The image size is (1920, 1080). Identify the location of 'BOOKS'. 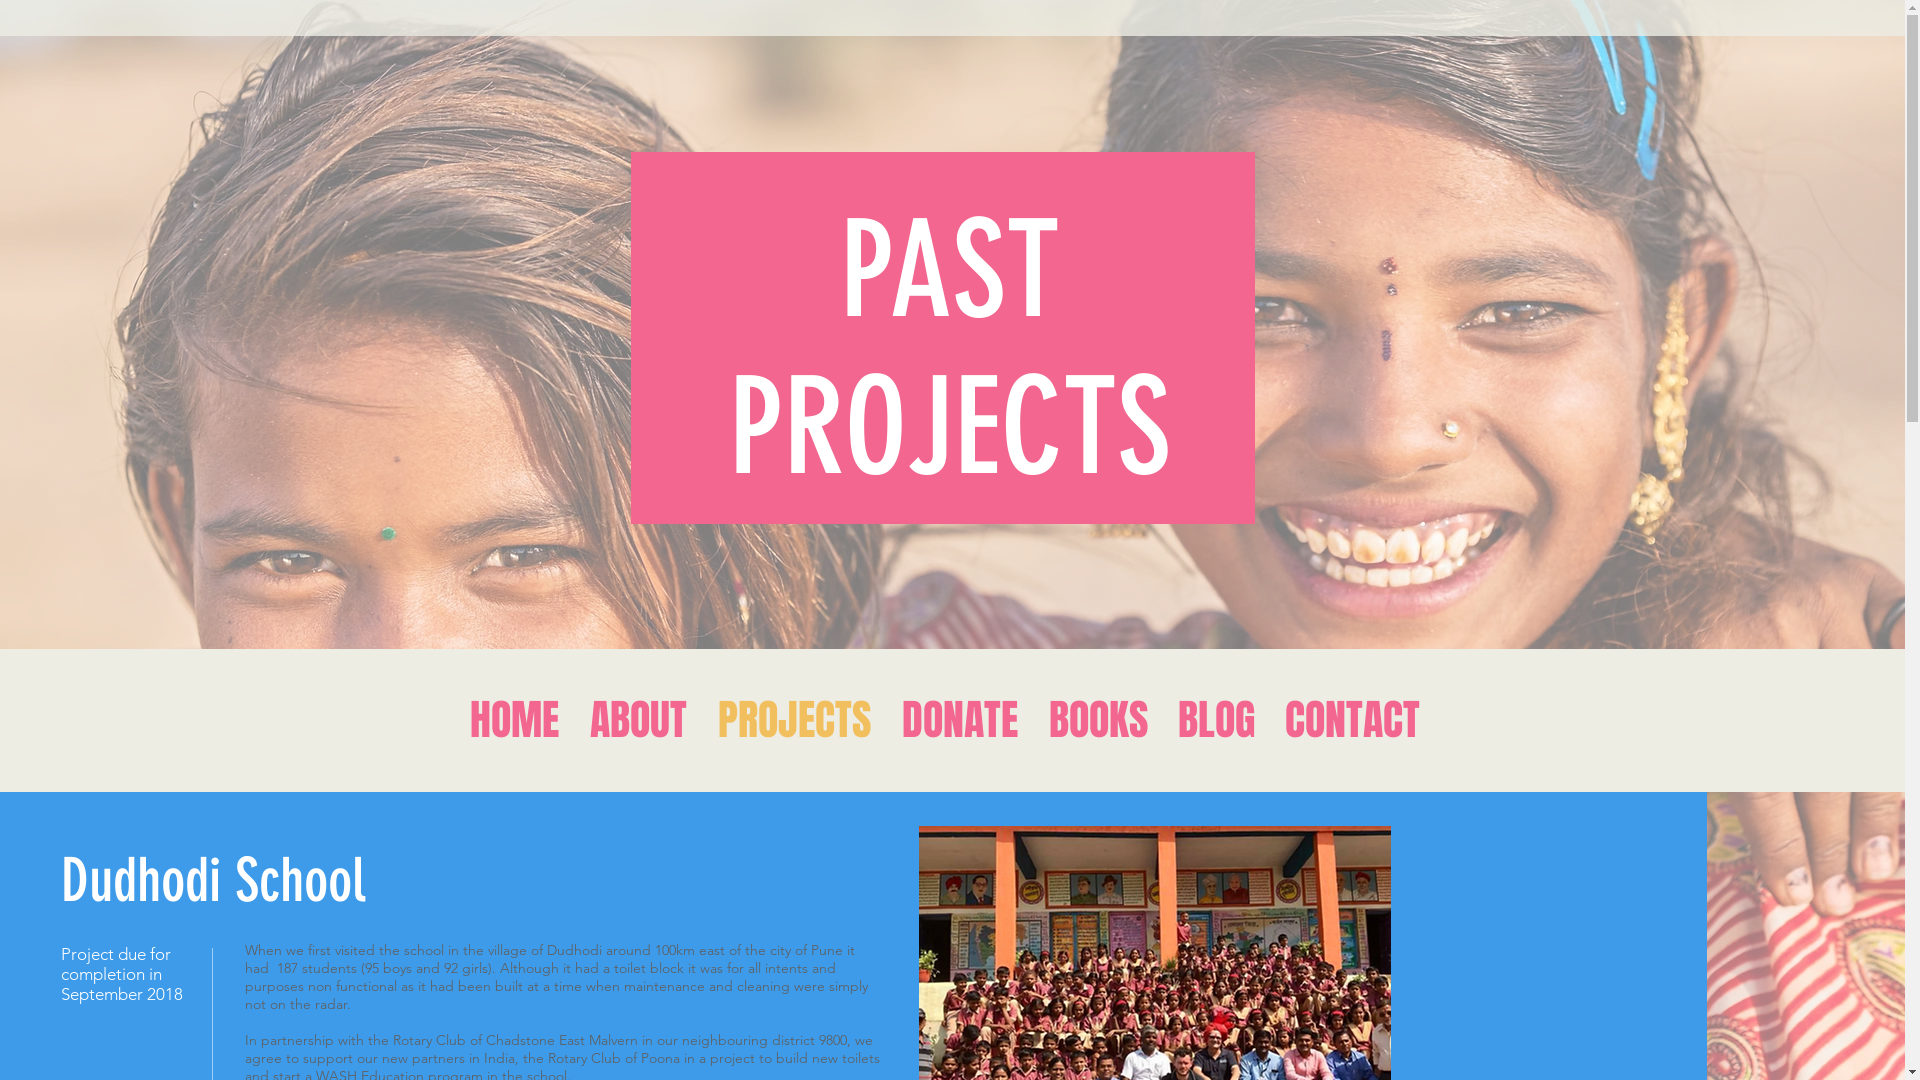
(1097, 720).